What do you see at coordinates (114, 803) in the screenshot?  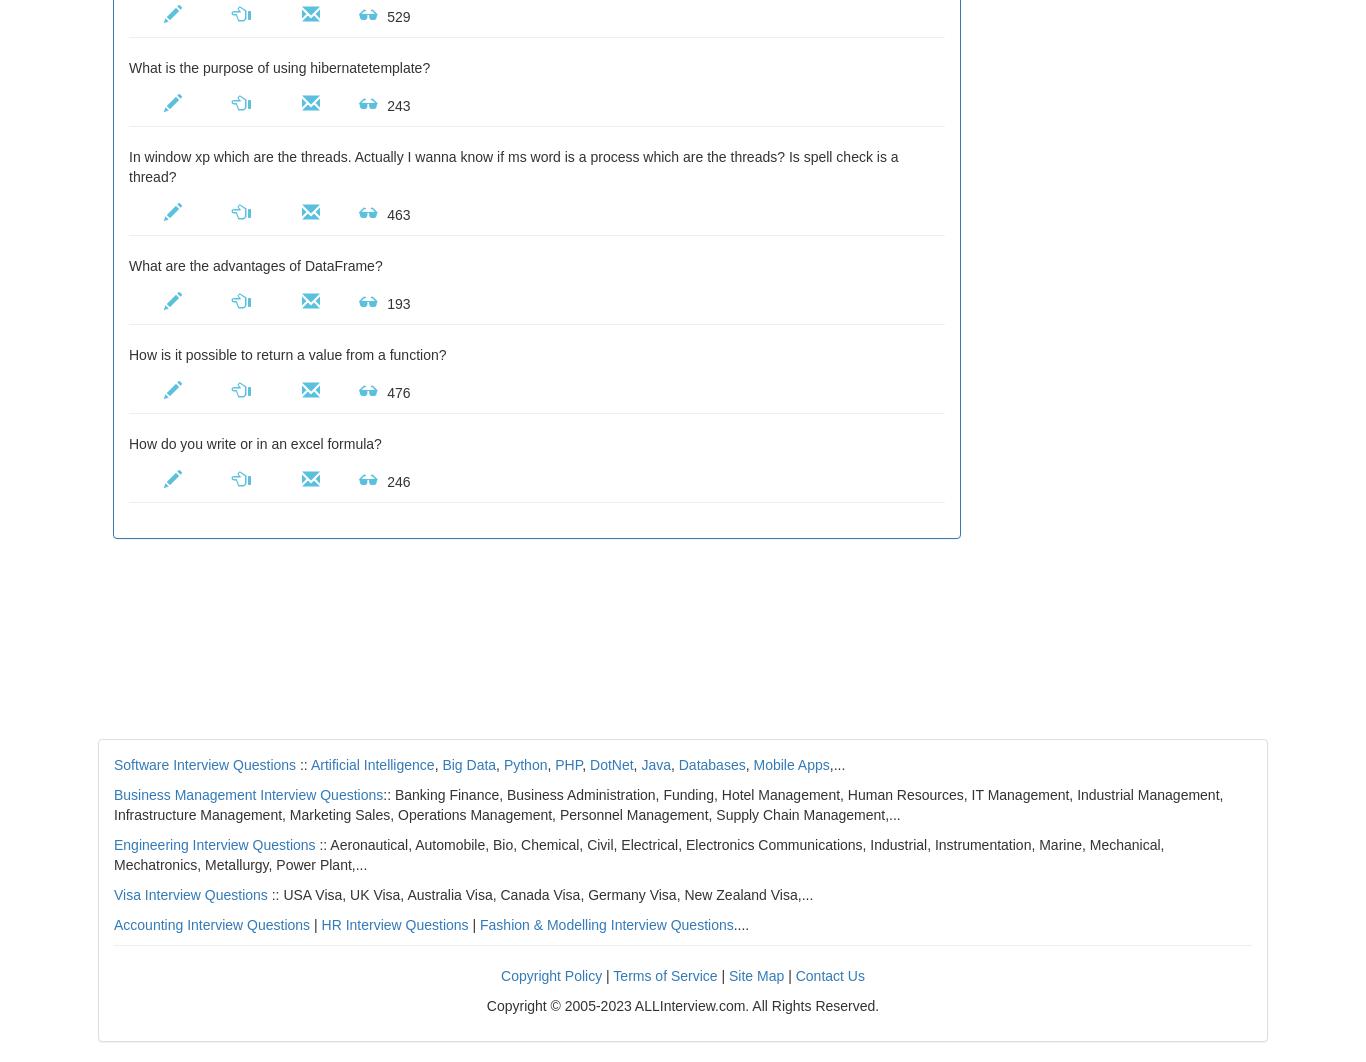 I see `':: Banking Finance, Business Administration, Funding, Hotel Management, Human Resources, IT Management, Industrial Management, Infrastructure Management, Marketing Sales, Operations Management, Personnel Management, Supply Chain Management,...'` at bounding box center [114, 803].